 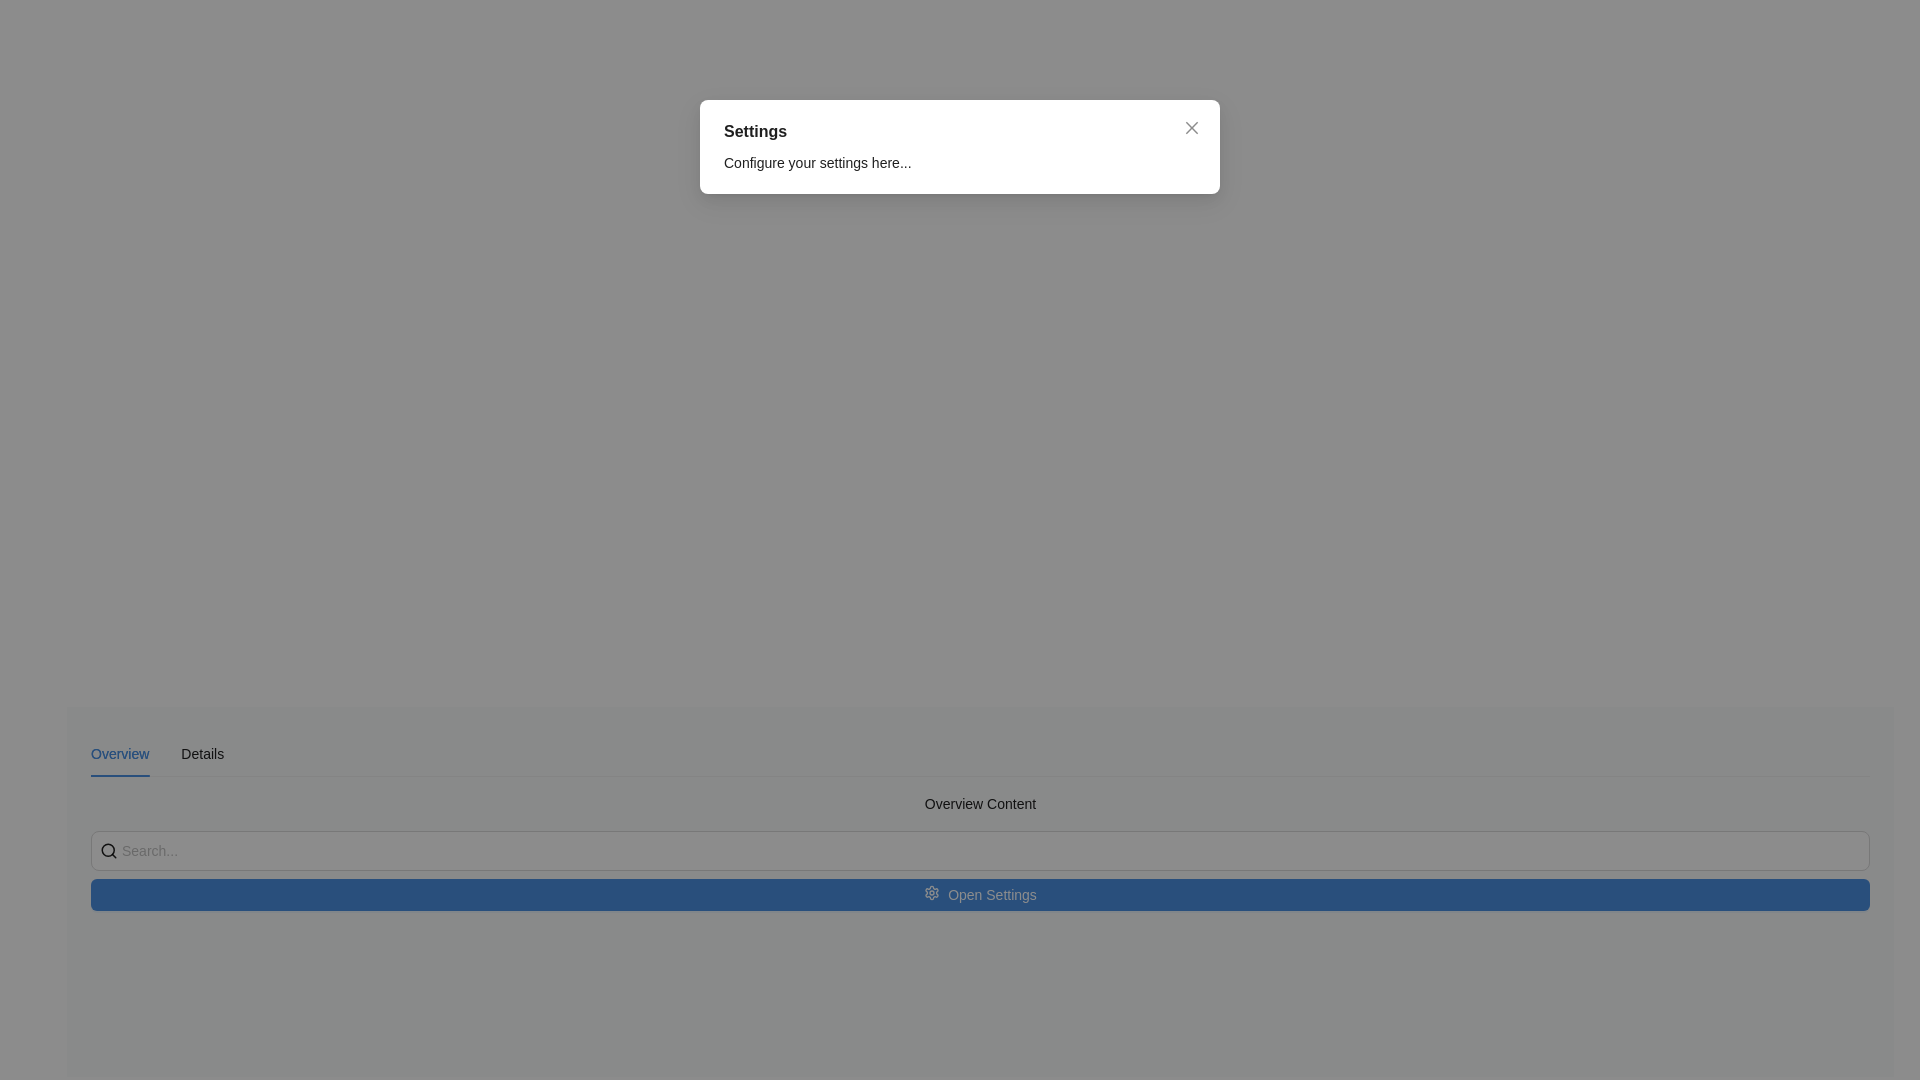 What do you see at coordinates (108, 851) in the screenshot?
I see `the search icon located in the left section of the input field` at bounding box center [108, 851].